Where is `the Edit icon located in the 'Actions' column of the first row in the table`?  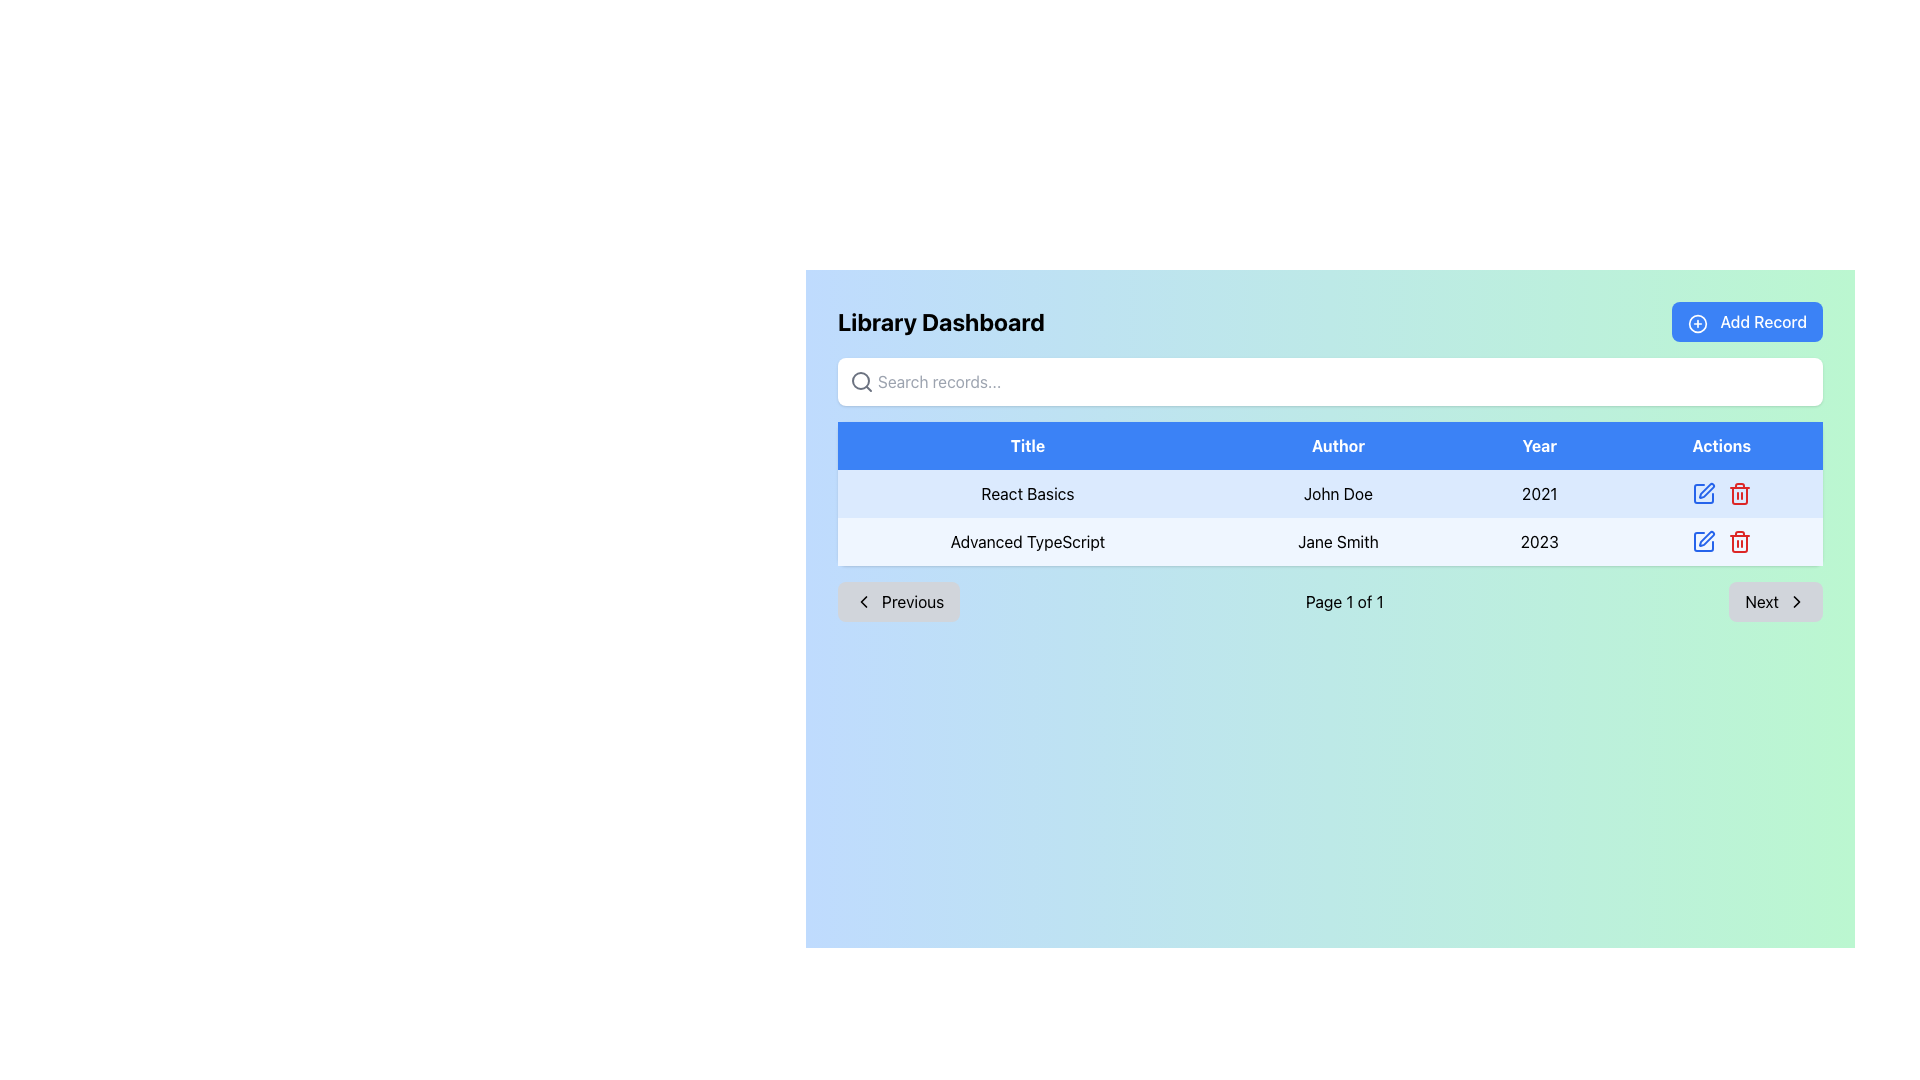 the Edit icon located in the 'Actions' column of the first row in the table is located at coordinates (1720, 493).